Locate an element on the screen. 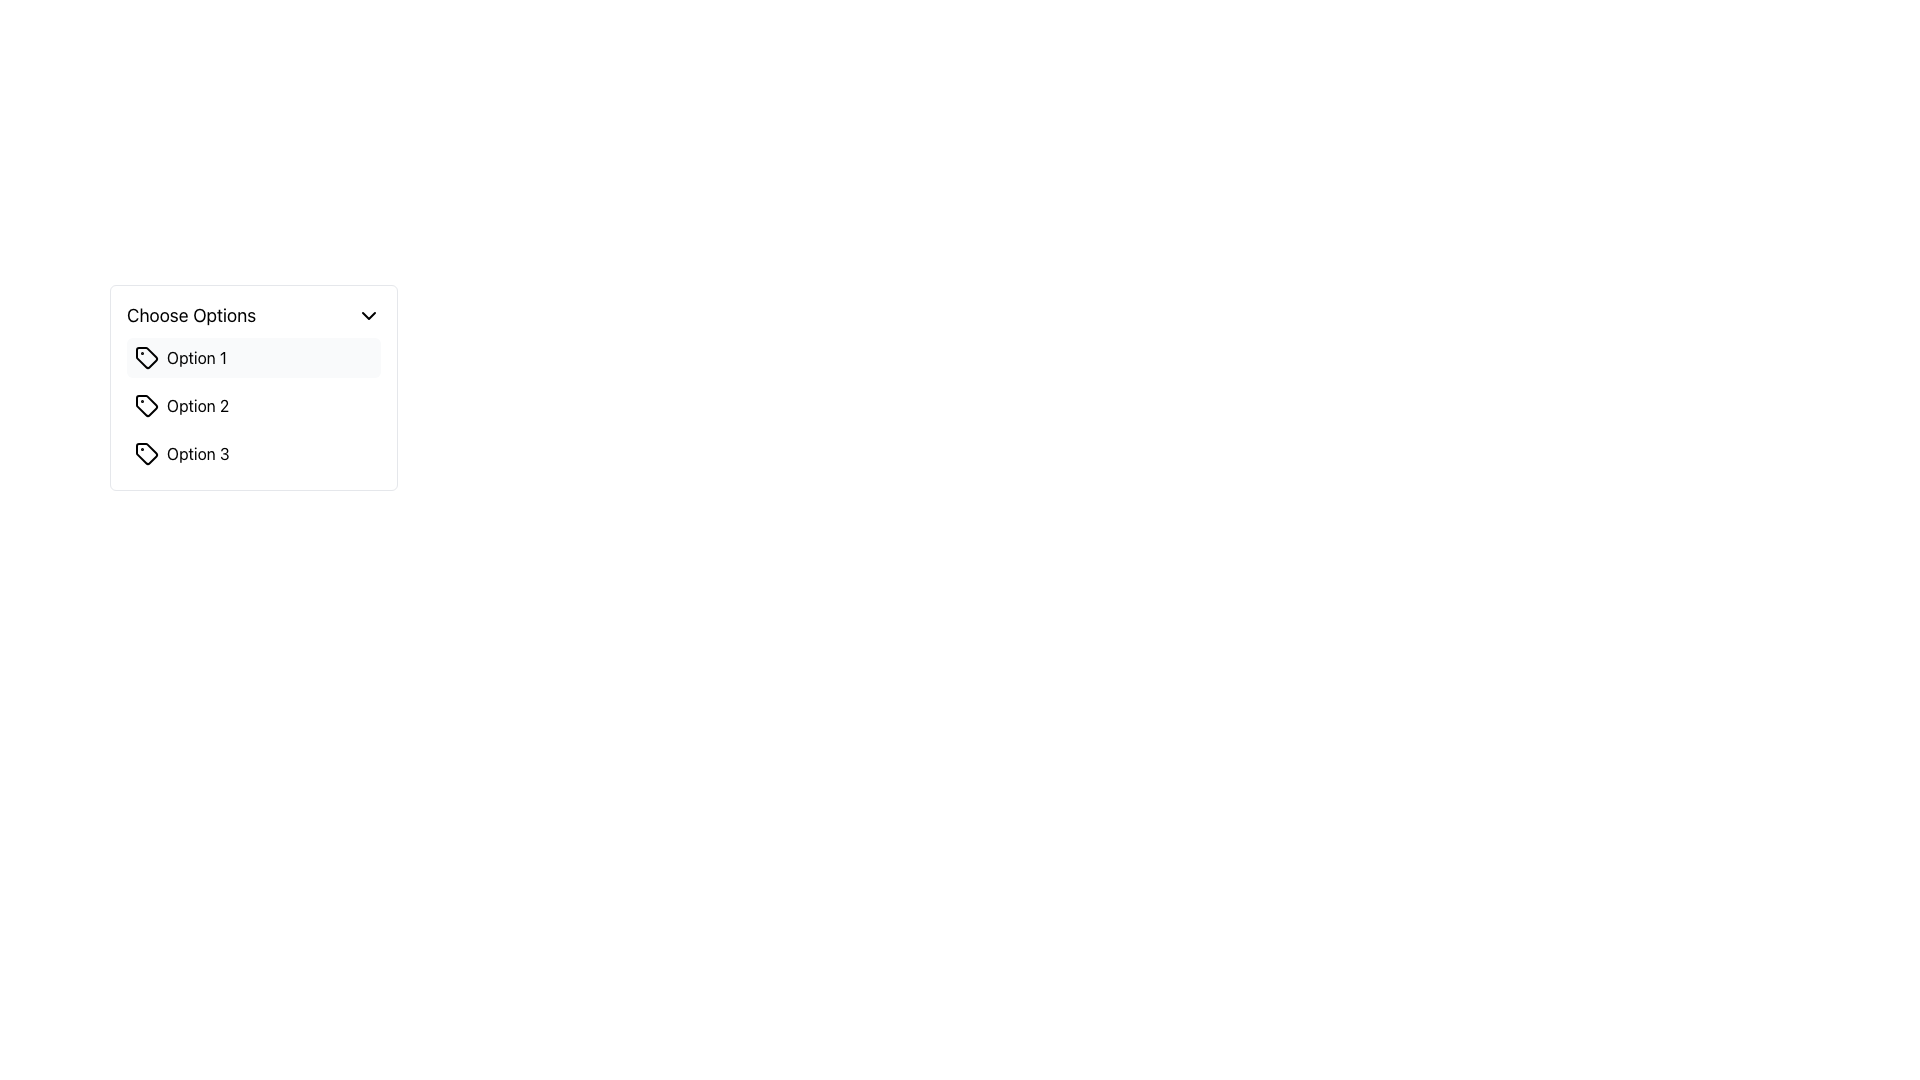 Image resolution: width=1920 pixels, height=1080 pixels. the leftmost SVG graphic icon representing the tagging feature for the 'Option 1' list item in the dropdown interface is located at coordinates (146, 357).